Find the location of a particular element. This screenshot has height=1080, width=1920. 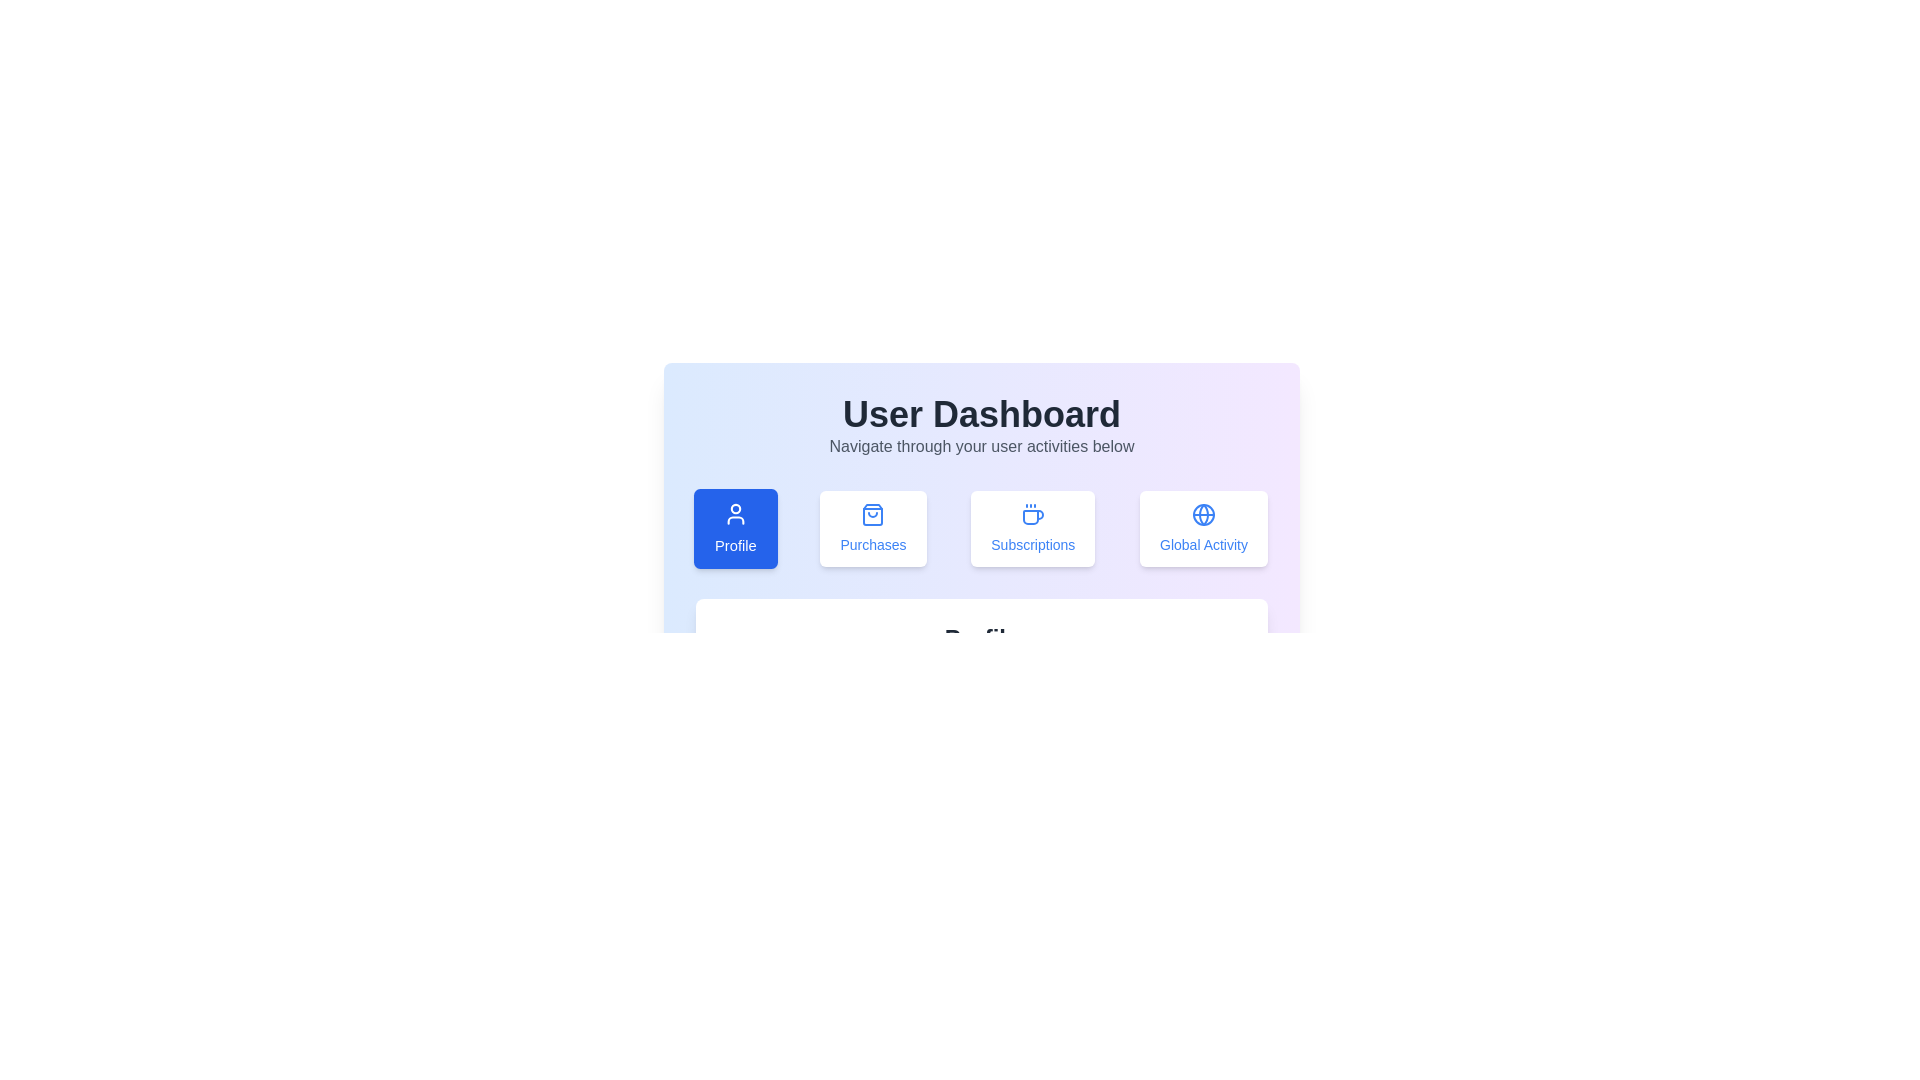

the Global Activity tab to view its content is located at coordinates (1203, 527).